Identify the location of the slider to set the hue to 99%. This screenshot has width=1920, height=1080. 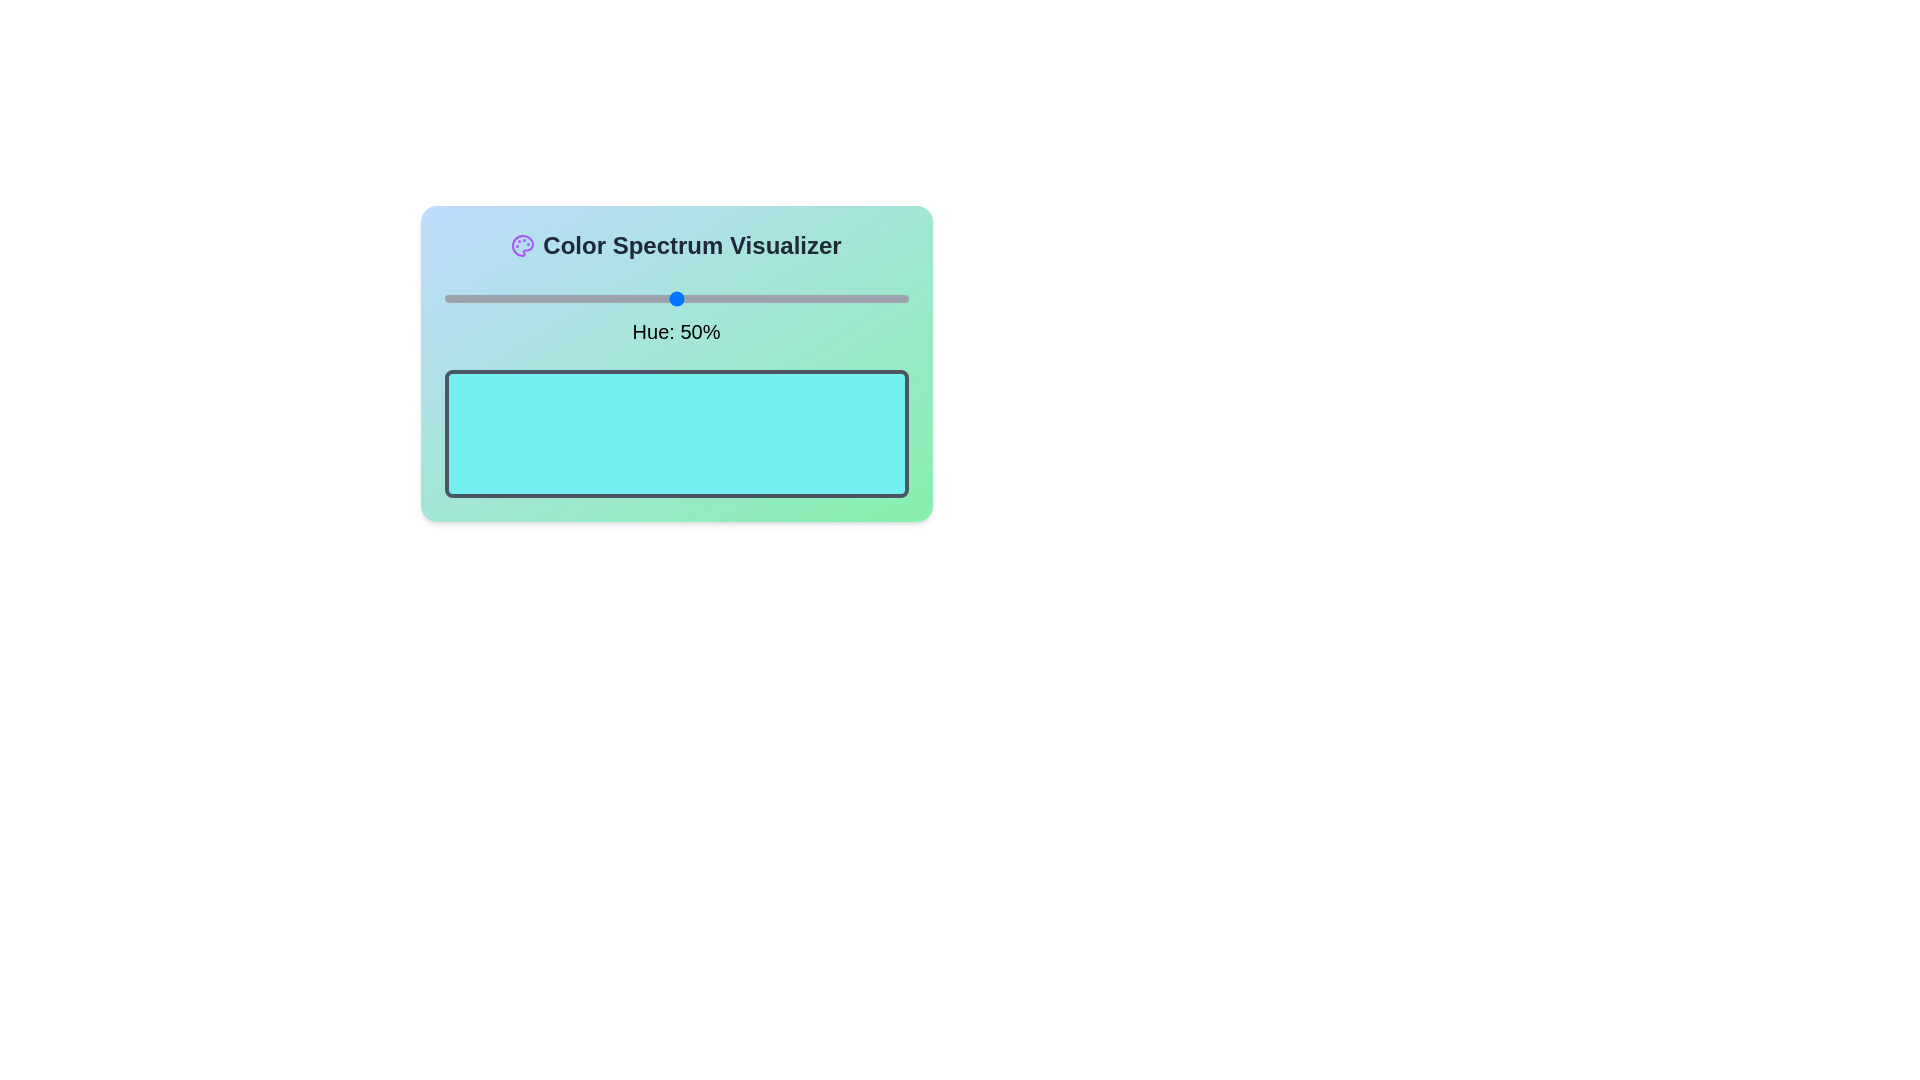
(902, 299).